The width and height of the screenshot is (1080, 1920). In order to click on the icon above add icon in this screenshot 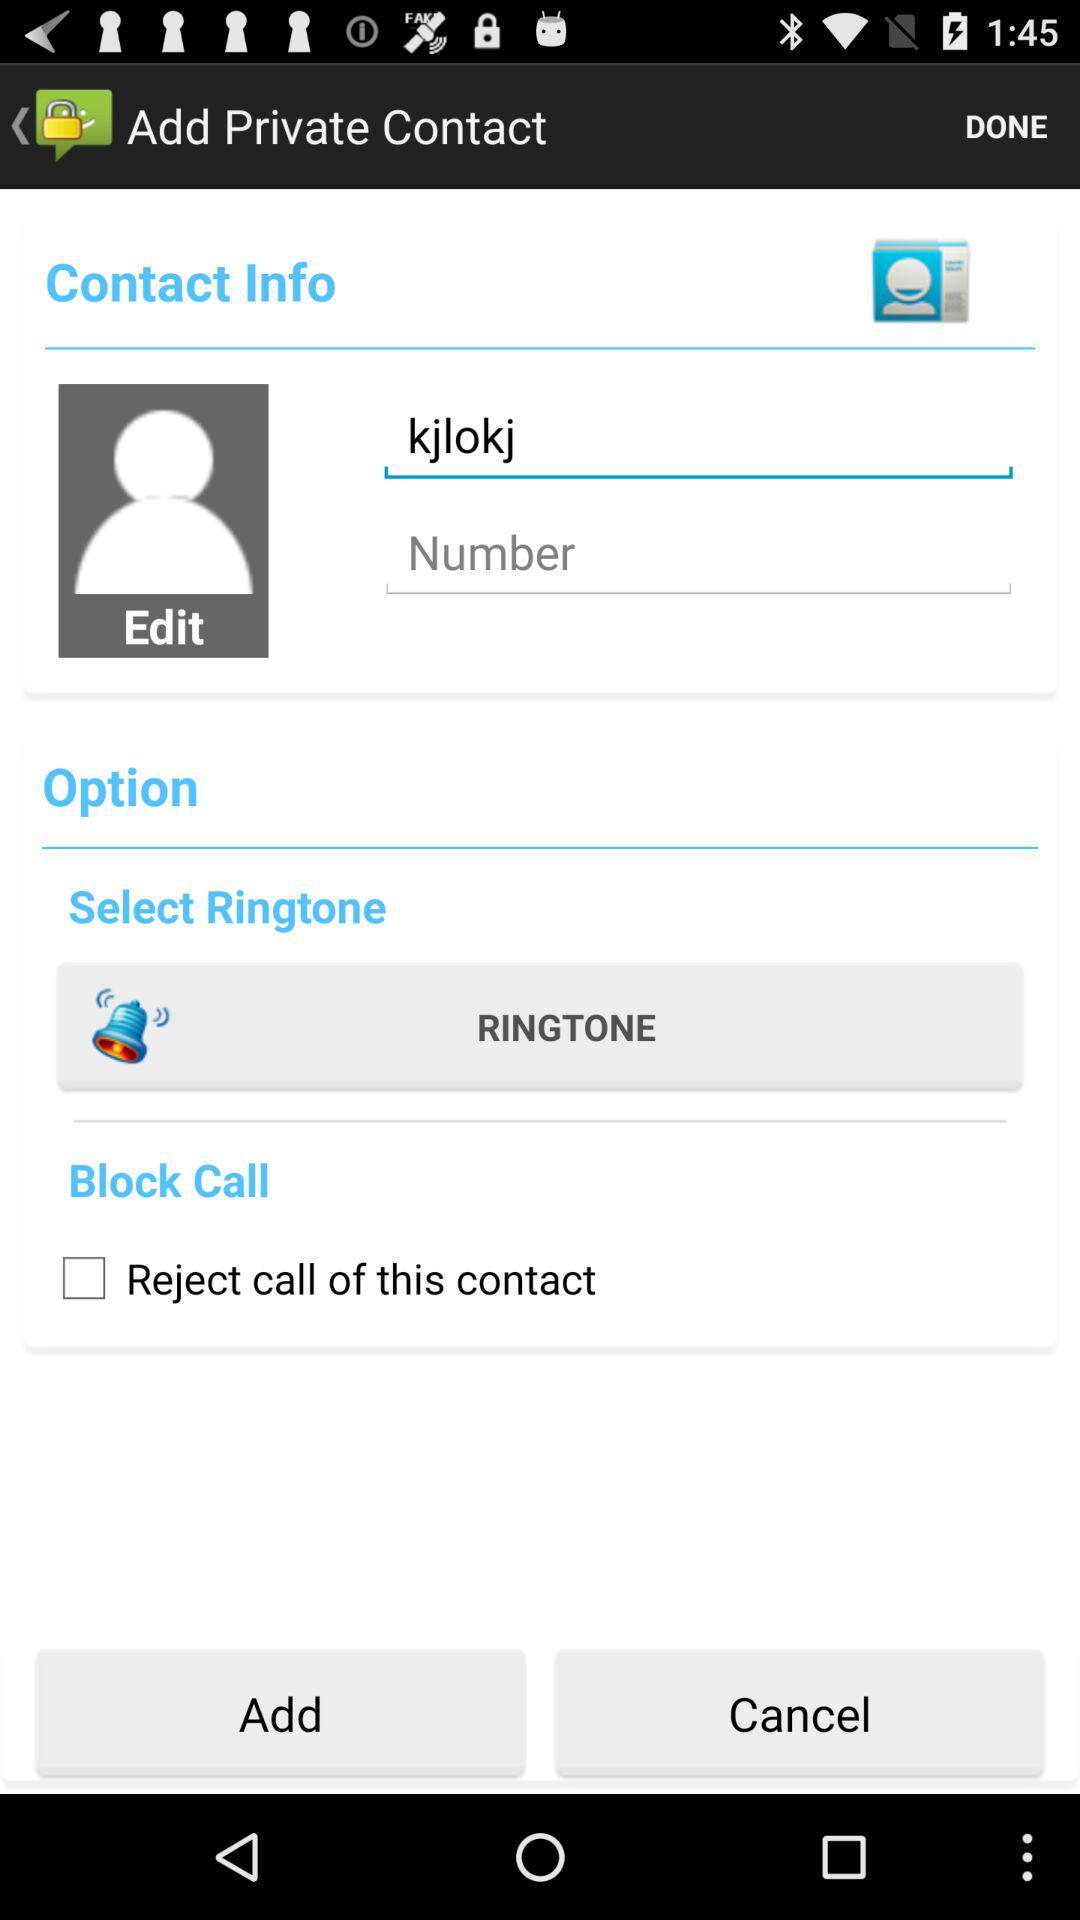, I will do `click(318, 1276)`.